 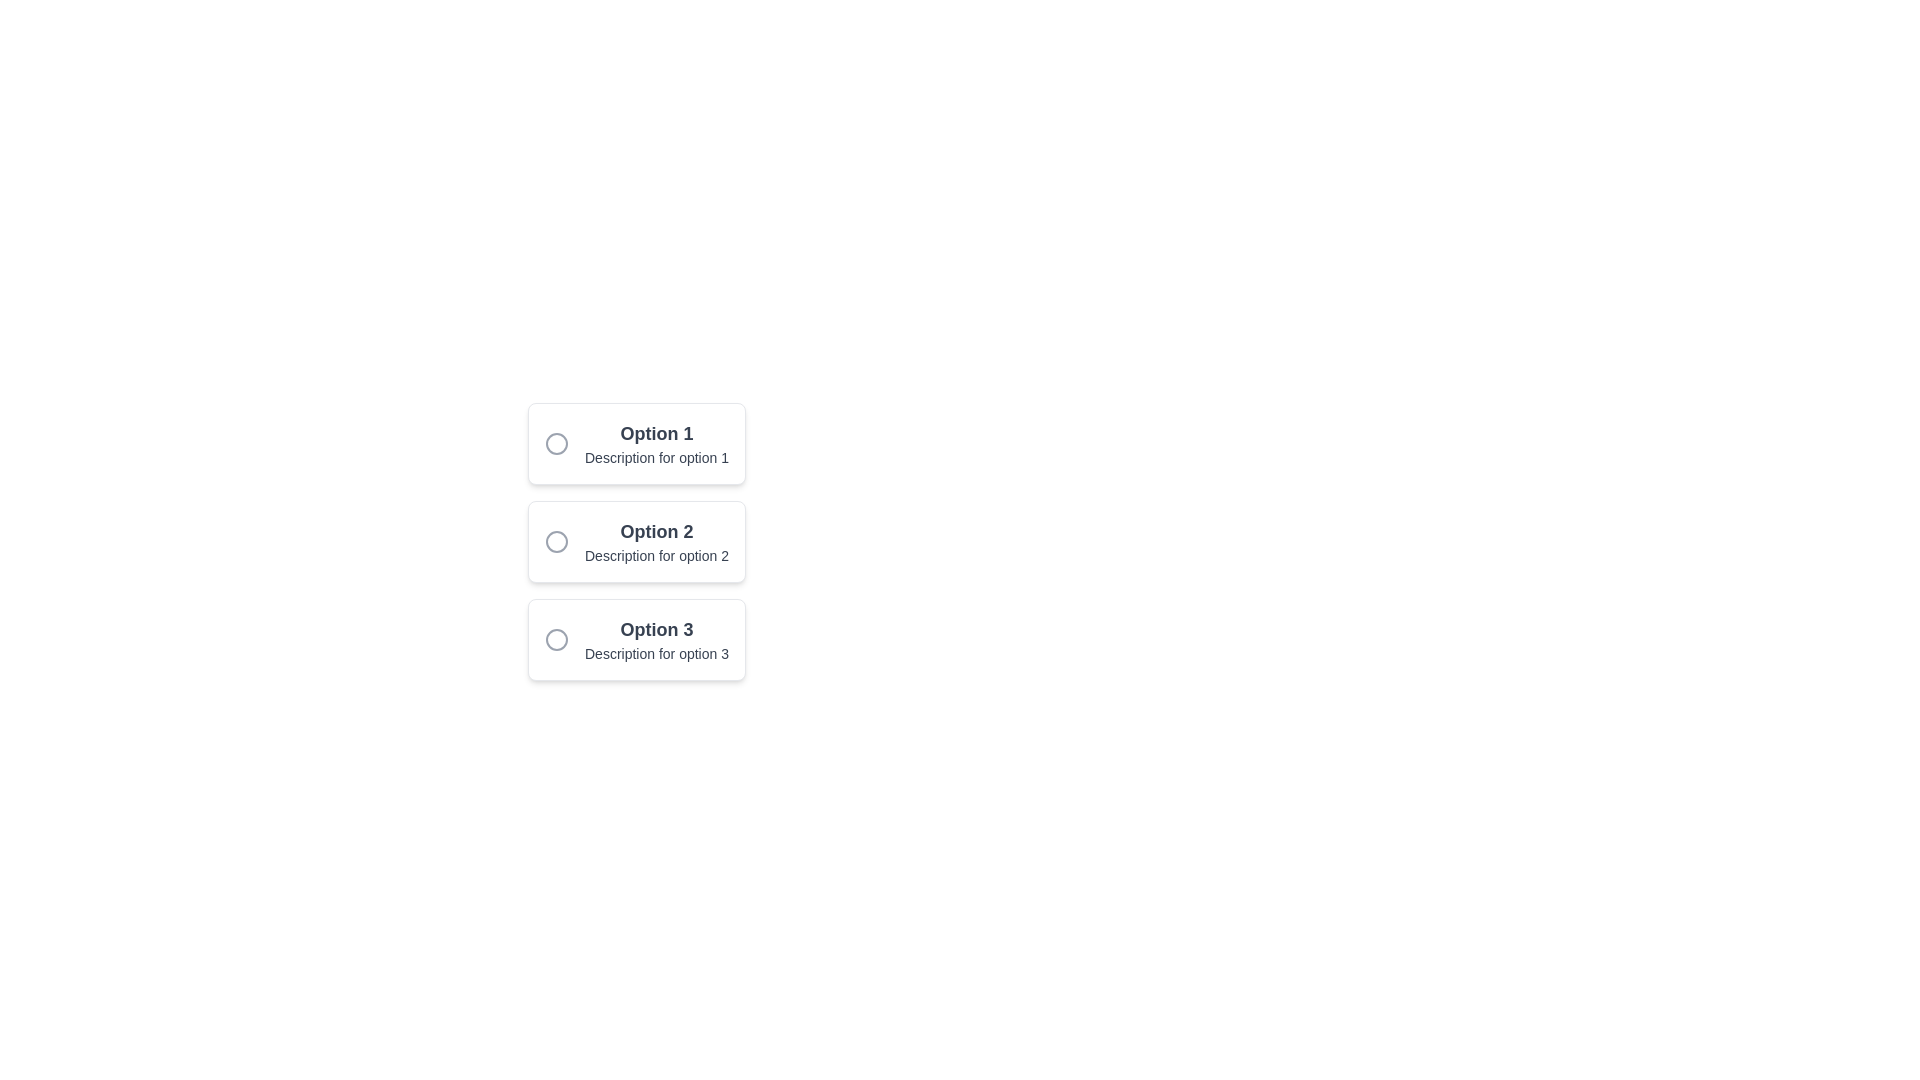 What do you see at coordinates (556, 640) in the screenshot?
I see `the radio button indicator located to the left of 'Option 3'` at bounding box center [556, 640].